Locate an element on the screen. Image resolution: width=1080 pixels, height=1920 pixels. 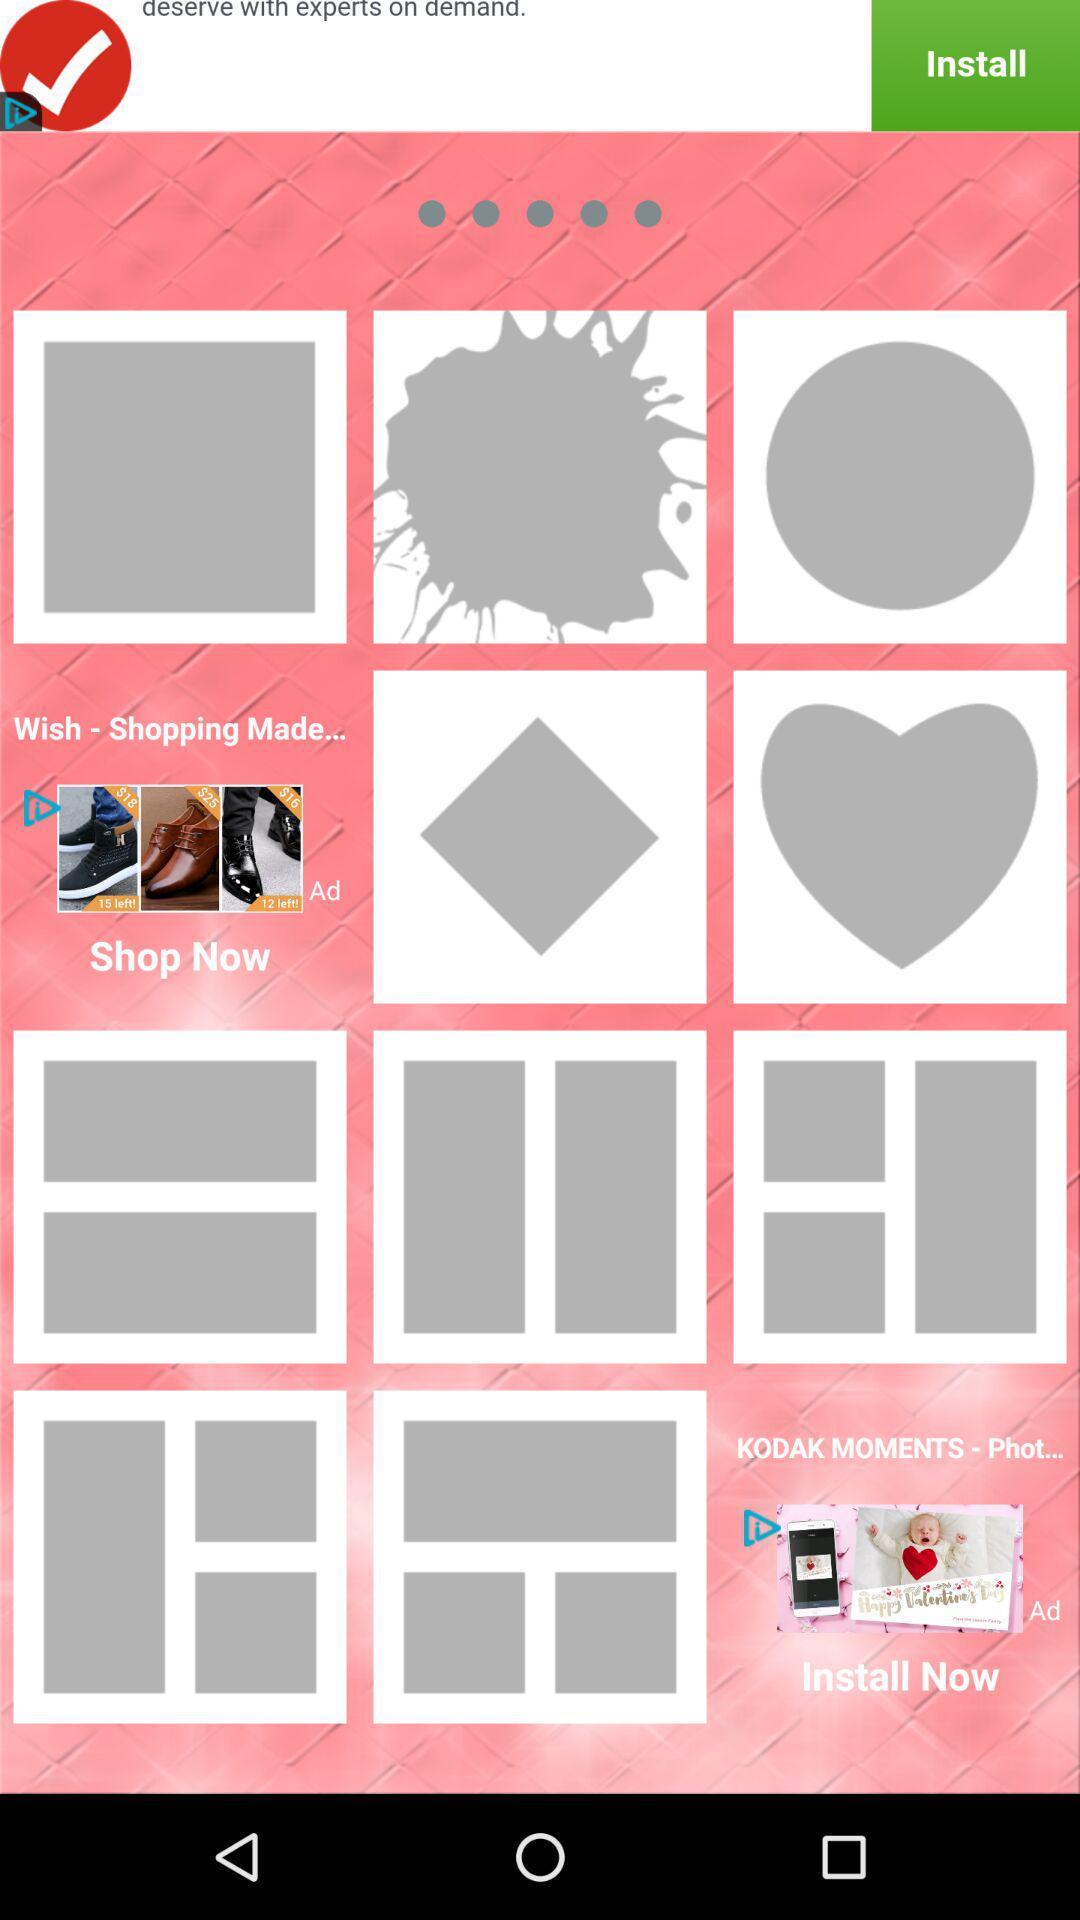
the frame is located at coordinates (180, 475).